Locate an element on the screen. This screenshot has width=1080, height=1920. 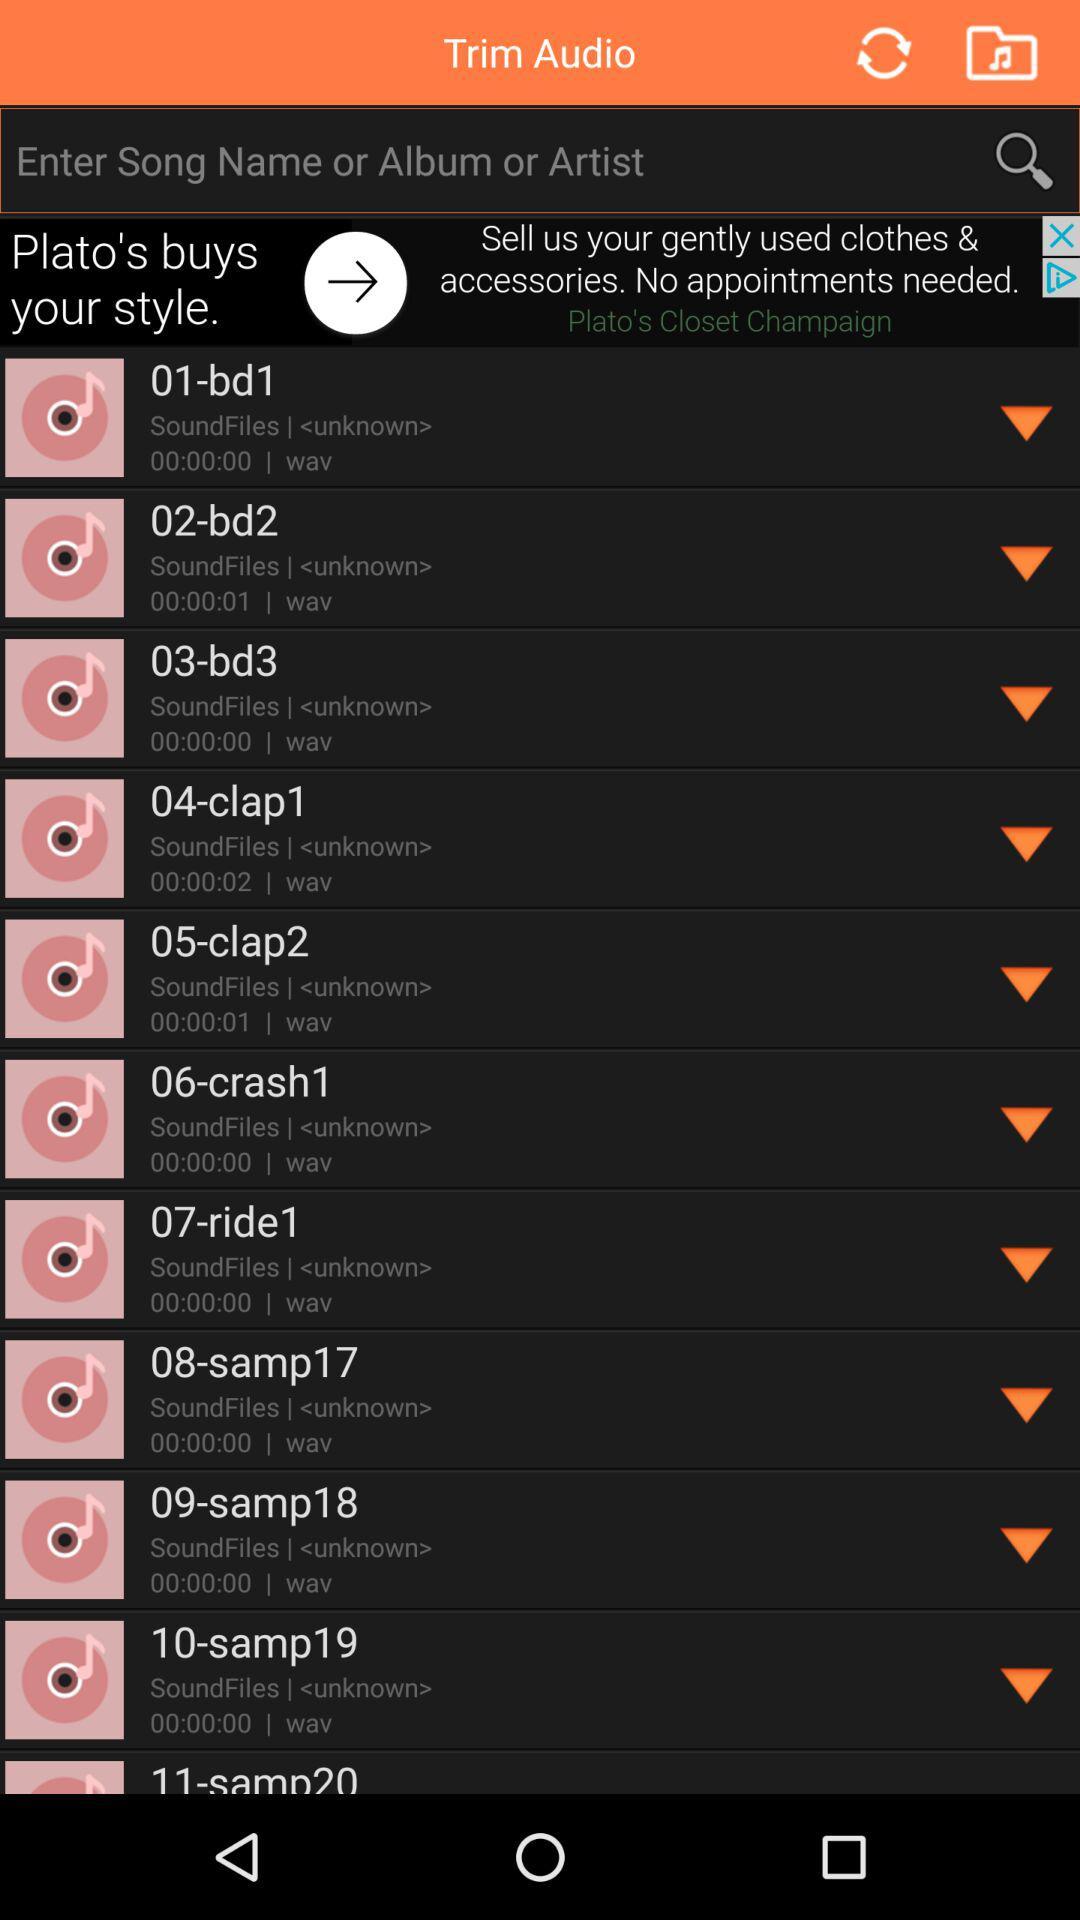
the song is located at coordinates (1027, 417).